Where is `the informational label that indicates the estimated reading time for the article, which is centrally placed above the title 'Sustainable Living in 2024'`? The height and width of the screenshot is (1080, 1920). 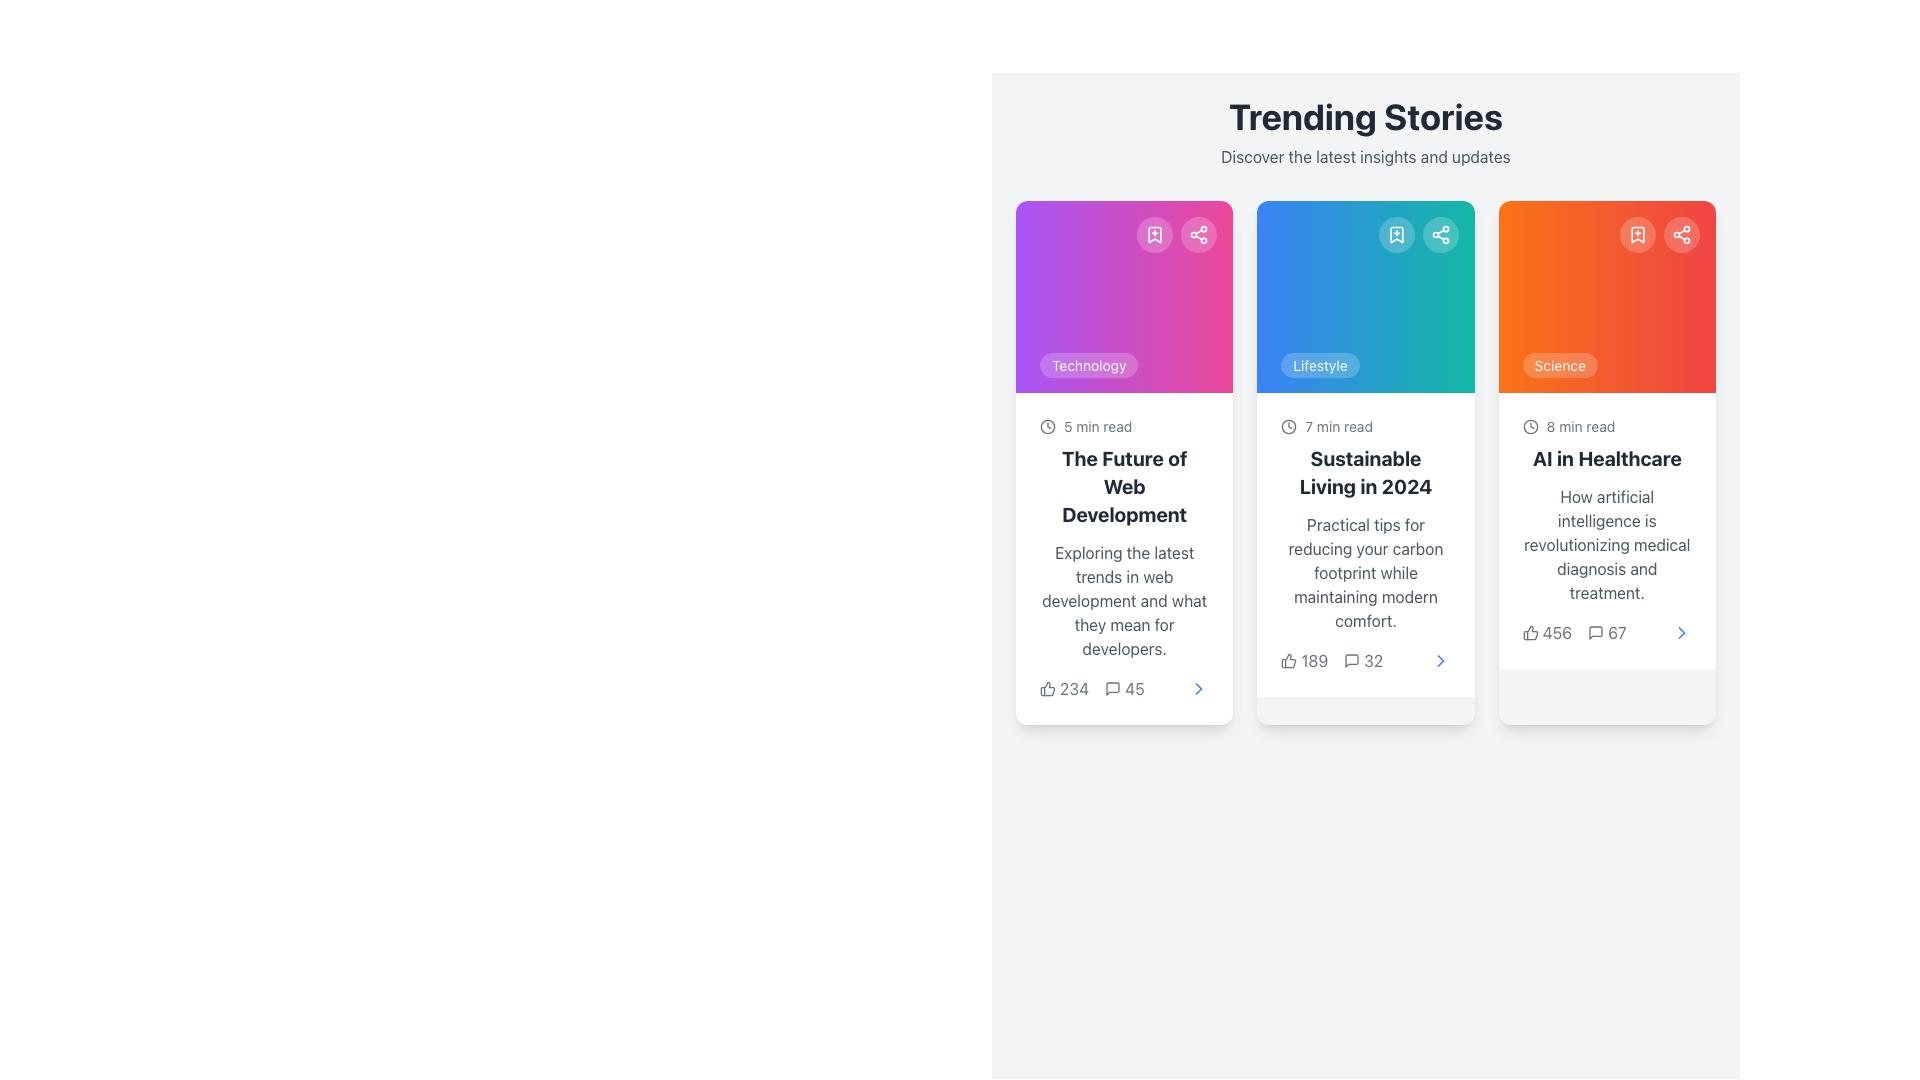 the informational label that indicates the estimated reading time for the article, which is centrally placed above the title 'Sustainable Living in 2024' is located at coordinates (1365, 426).